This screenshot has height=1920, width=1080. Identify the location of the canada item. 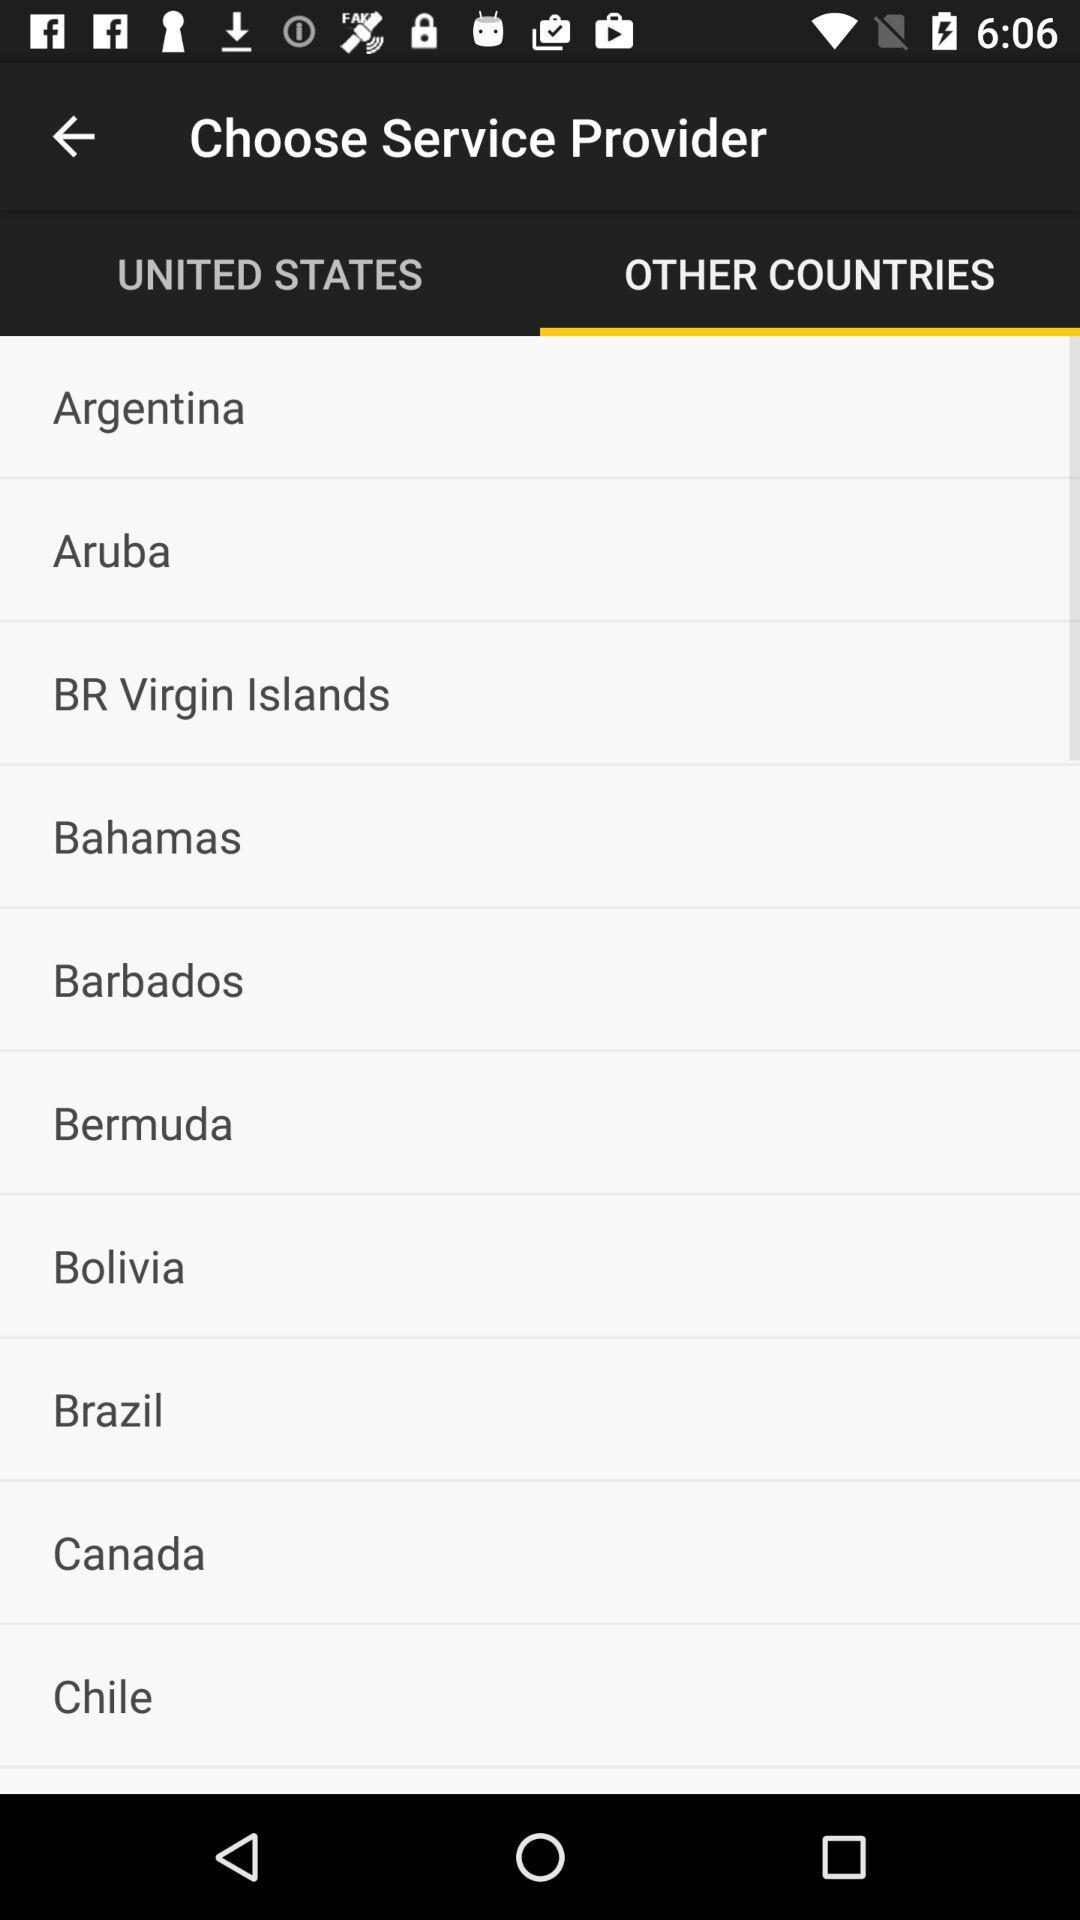
(540, 1551).